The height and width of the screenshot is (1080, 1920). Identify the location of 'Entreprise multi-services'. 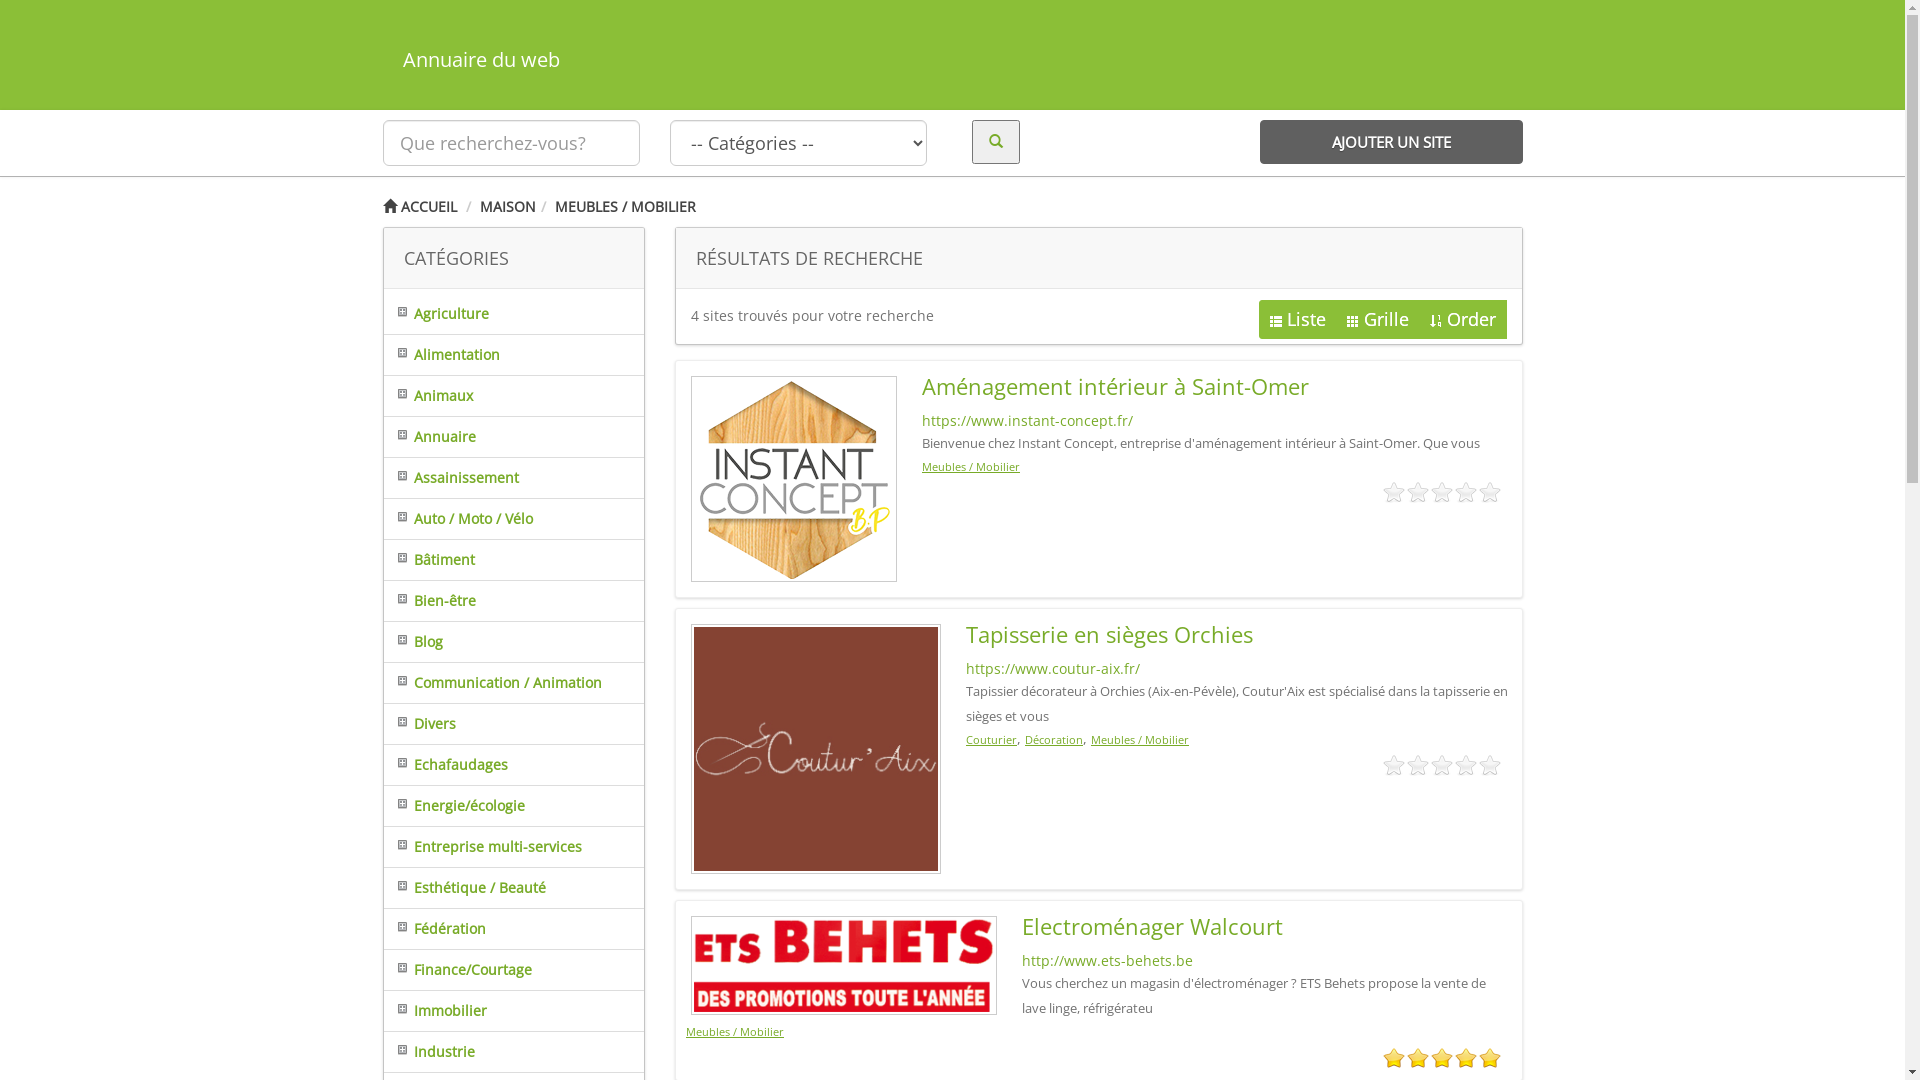
(483, 846).